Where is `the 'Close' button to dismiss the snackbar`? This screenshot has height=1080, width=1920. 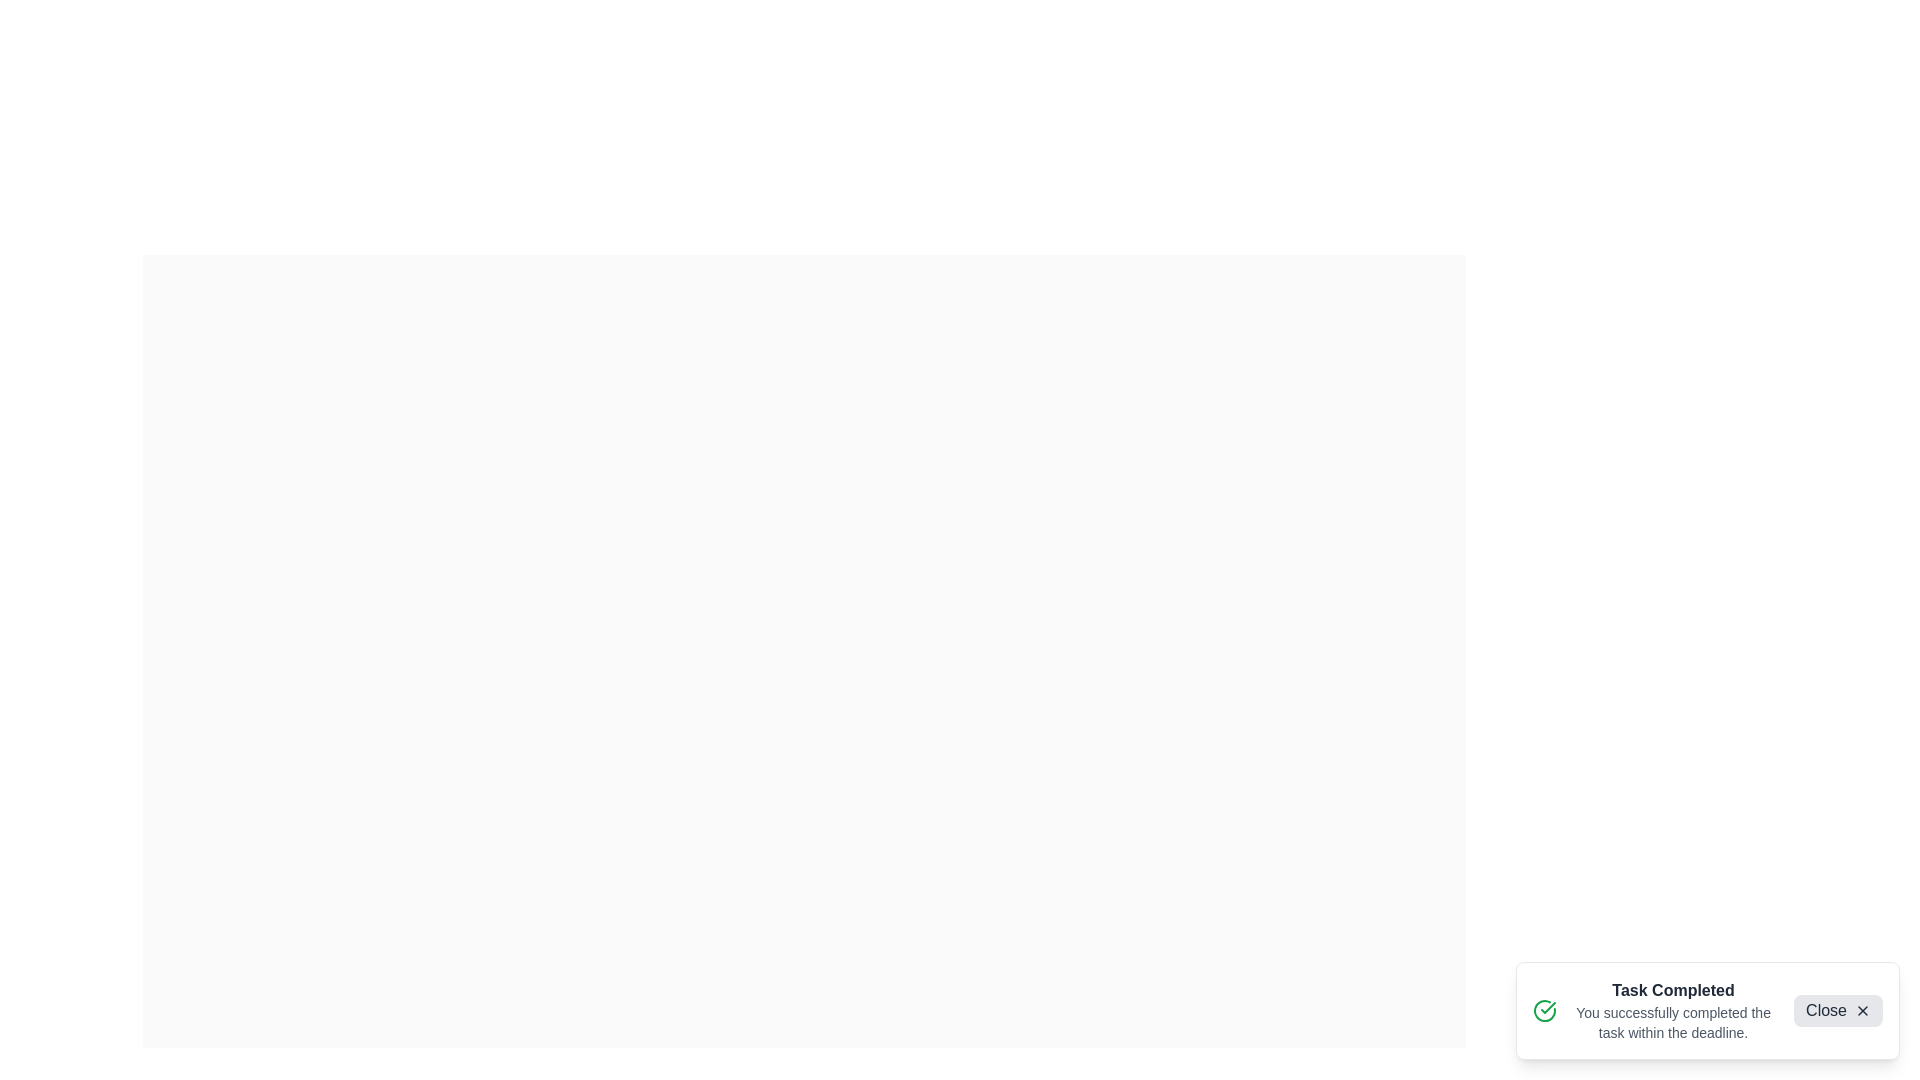
the 'Close' button to dismiss the snackbar is located at coordinates (1838, 1010).